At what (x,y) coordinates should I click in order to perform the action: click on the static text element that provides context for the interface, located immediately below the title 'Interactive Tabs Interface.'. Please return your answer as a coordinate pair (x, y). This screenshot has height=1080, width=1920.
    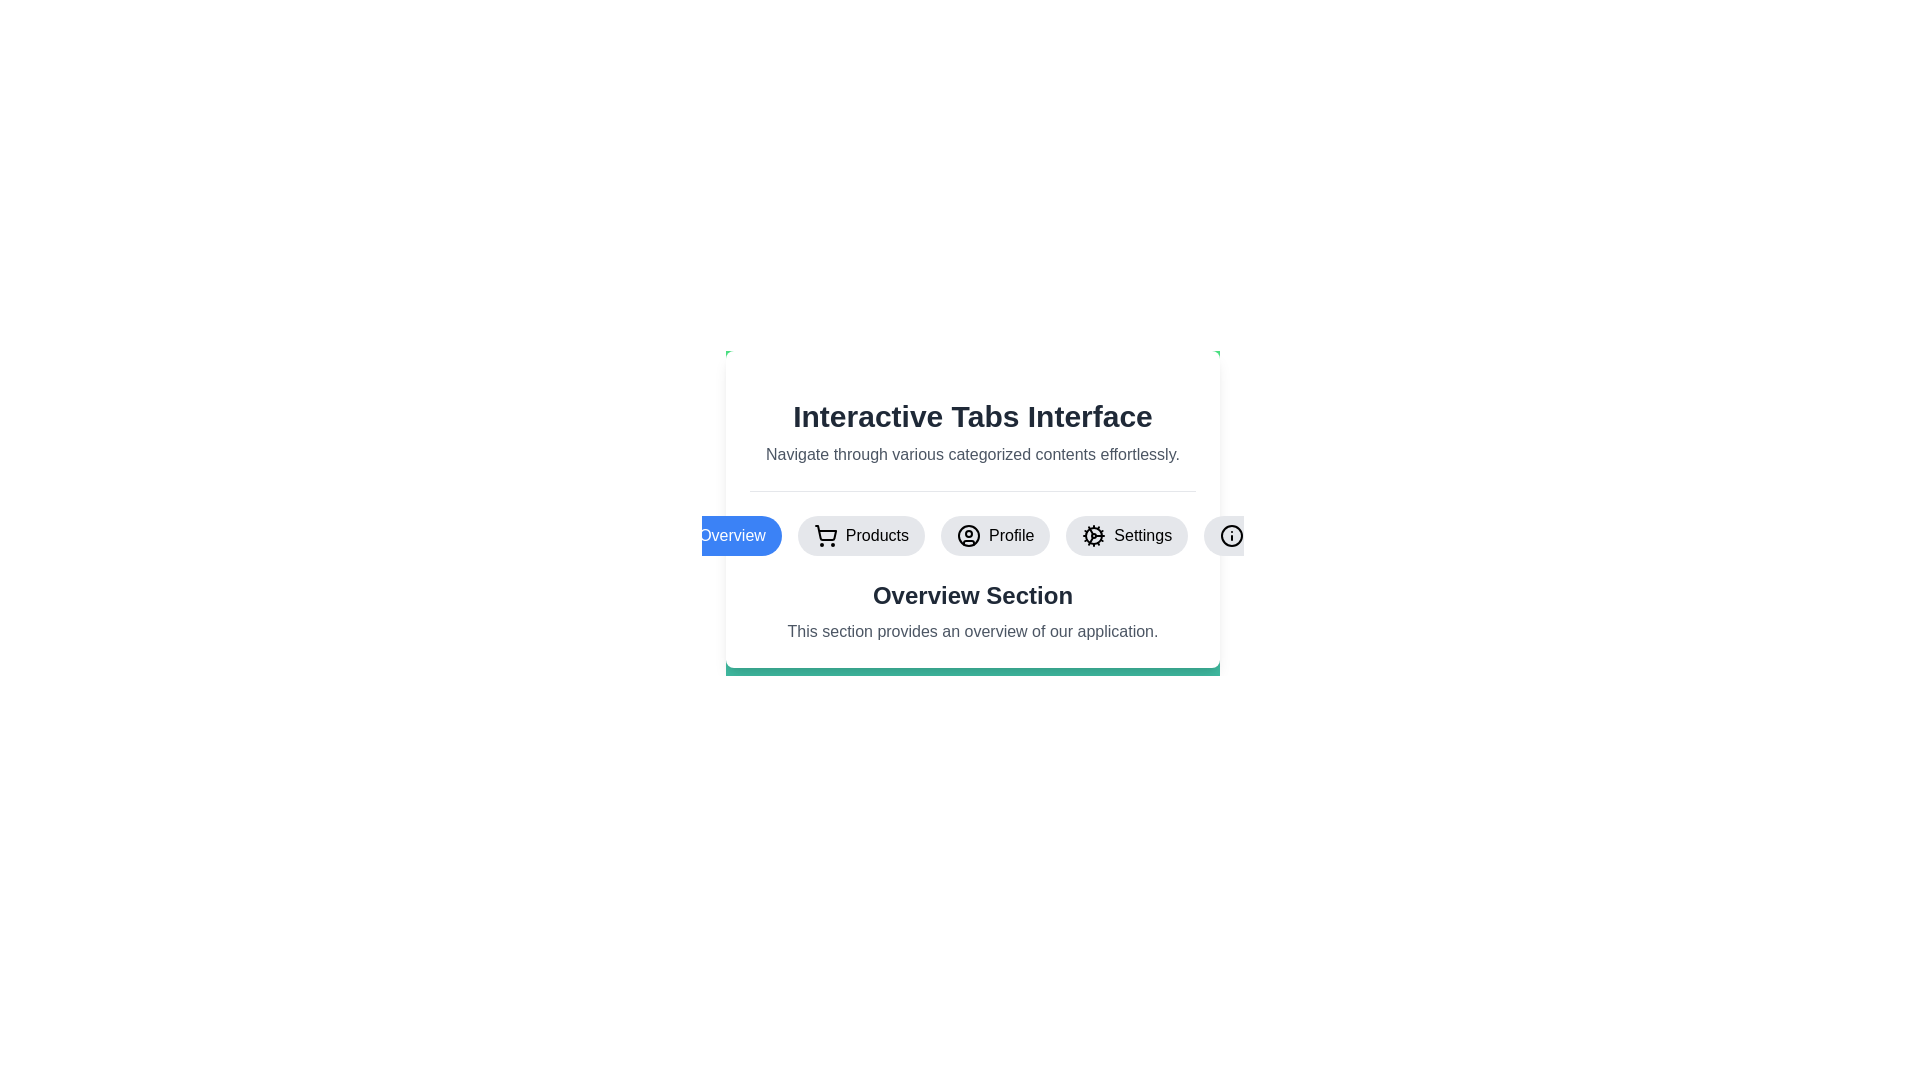
    Looking at the image, I should click on (973, 455).